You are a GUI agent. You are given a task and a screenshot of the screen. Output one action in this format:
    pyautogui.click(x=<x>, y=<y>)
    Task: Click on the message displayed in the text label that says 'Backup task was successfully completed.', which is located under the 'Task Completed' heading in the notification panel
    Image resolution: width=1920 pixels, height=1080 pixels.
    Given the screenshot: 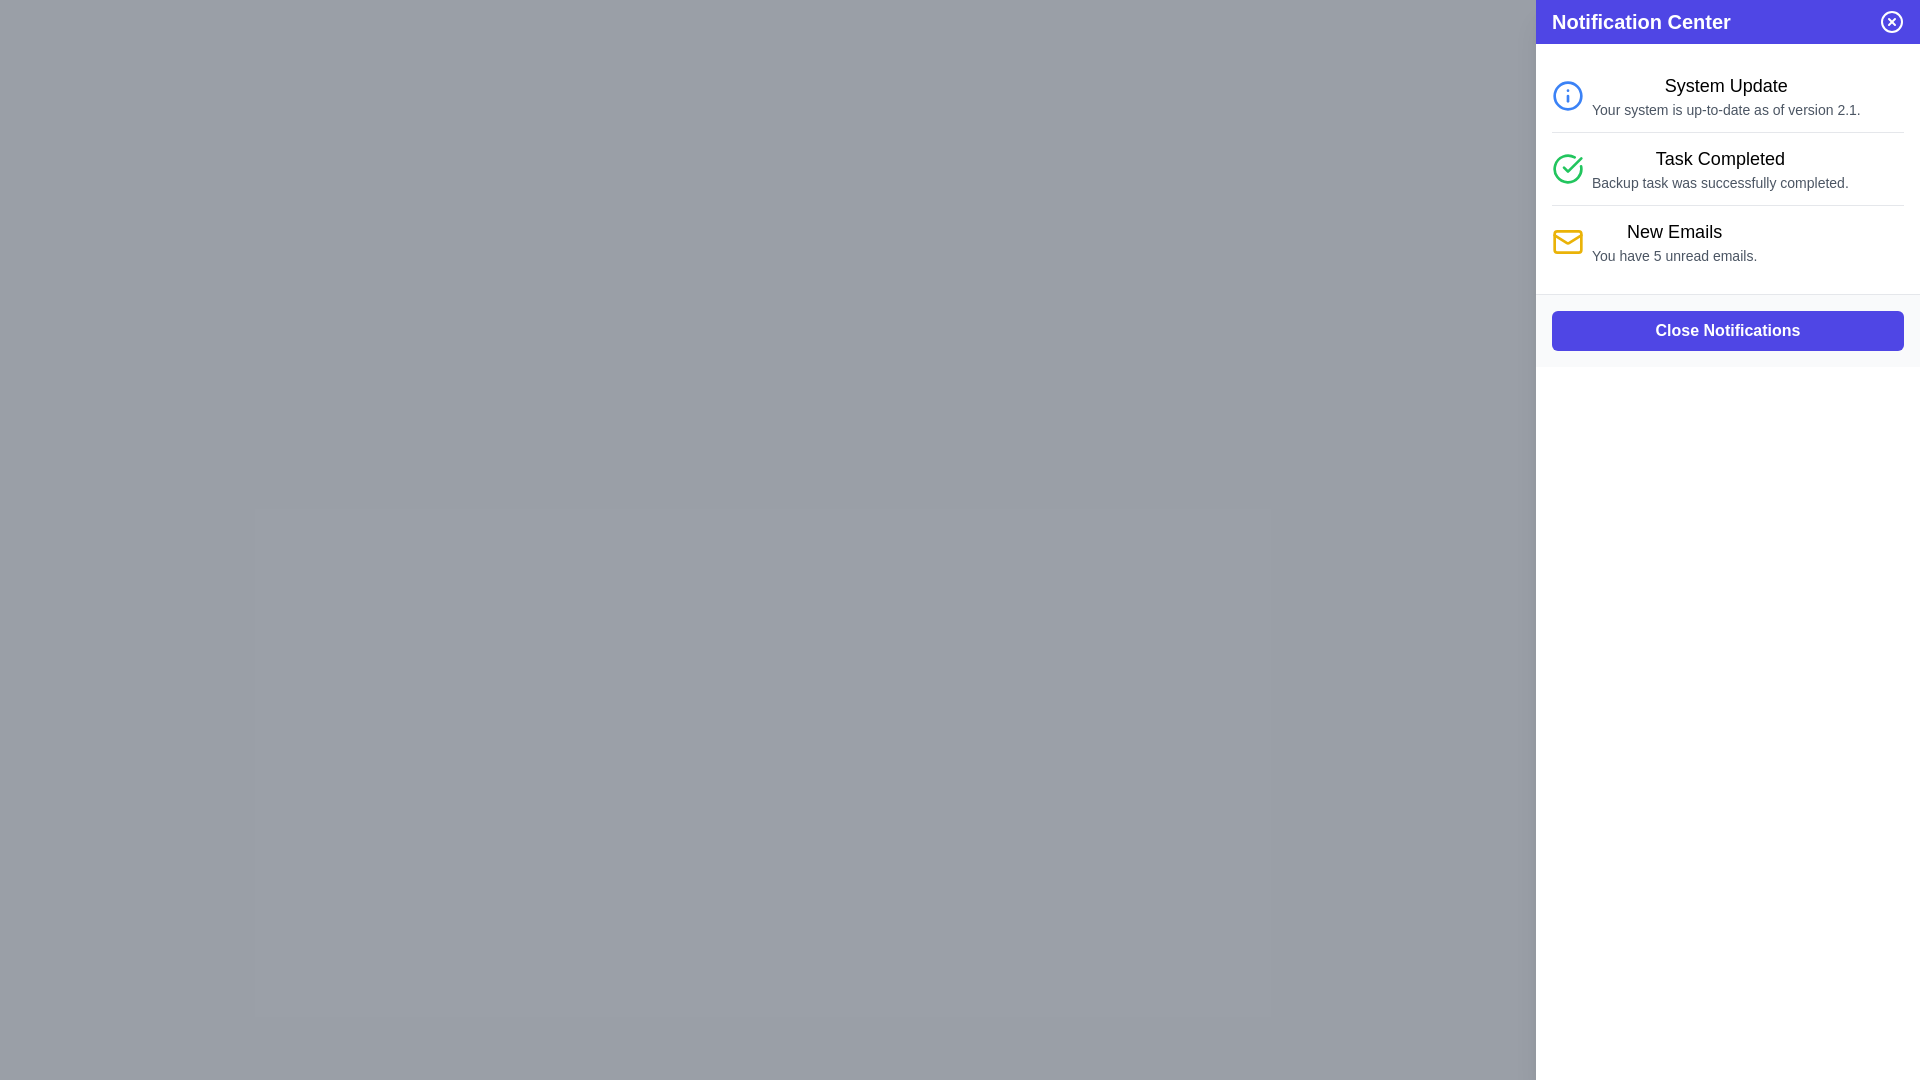 What is the action you would take?
    pyautogui.click(x=1719, y=182)
    